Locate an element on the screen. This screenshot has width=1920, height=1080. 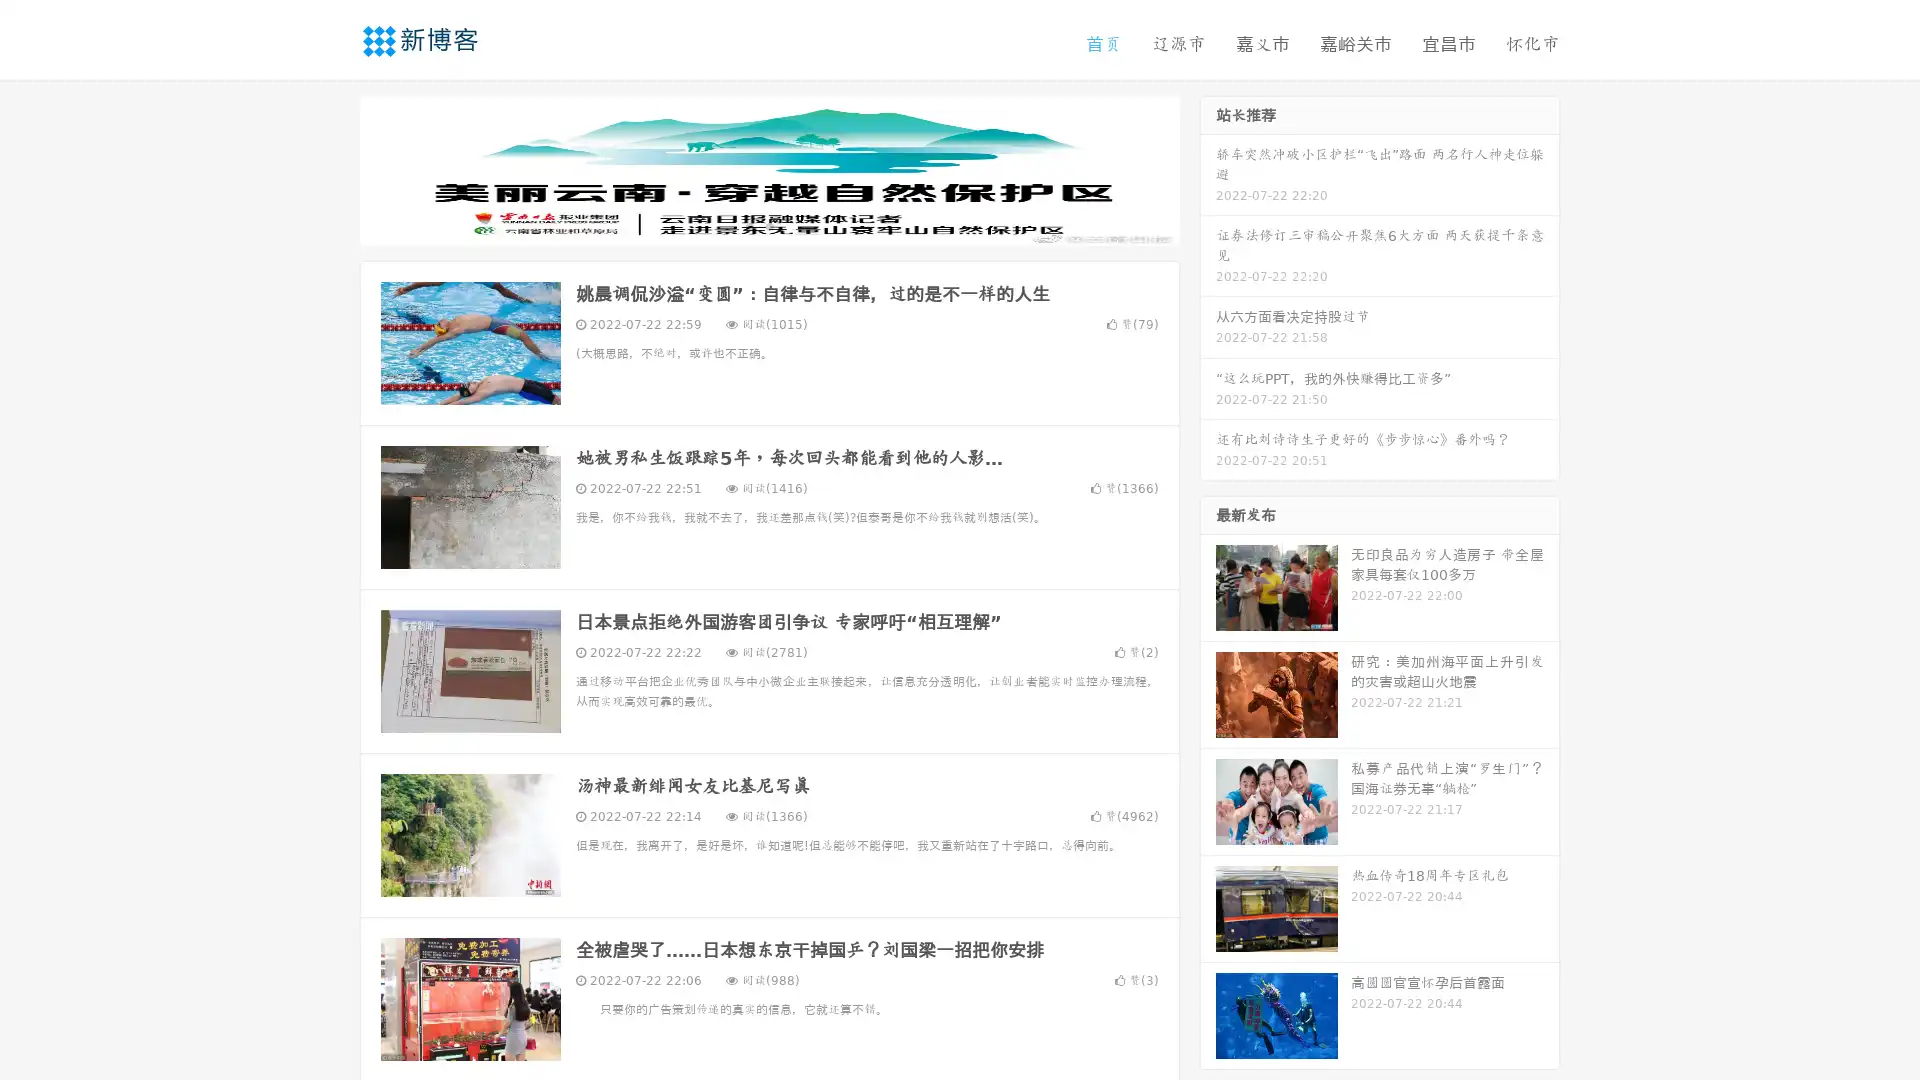
Go to slide 1 is located at coordinates (748, 225).